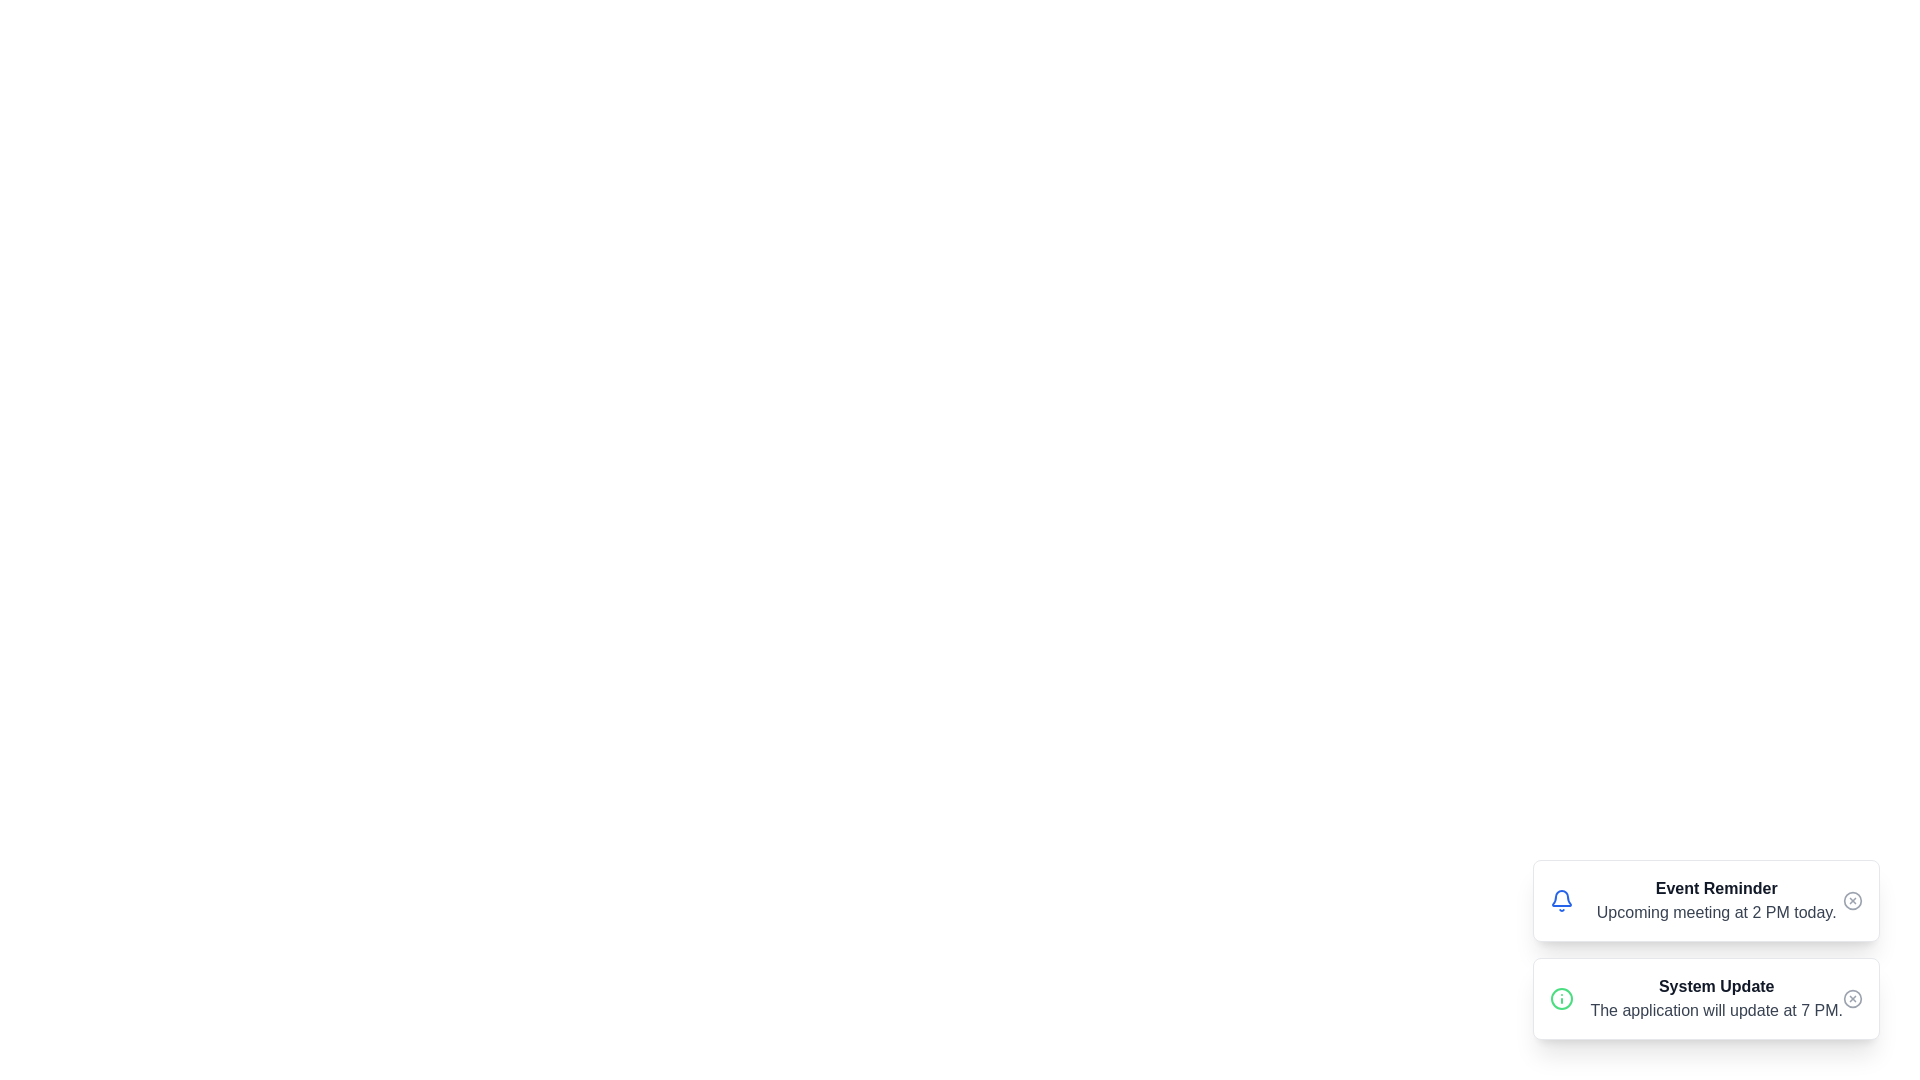  I want to click on close button for the notification titled 'System Update', so click(1851, 999).